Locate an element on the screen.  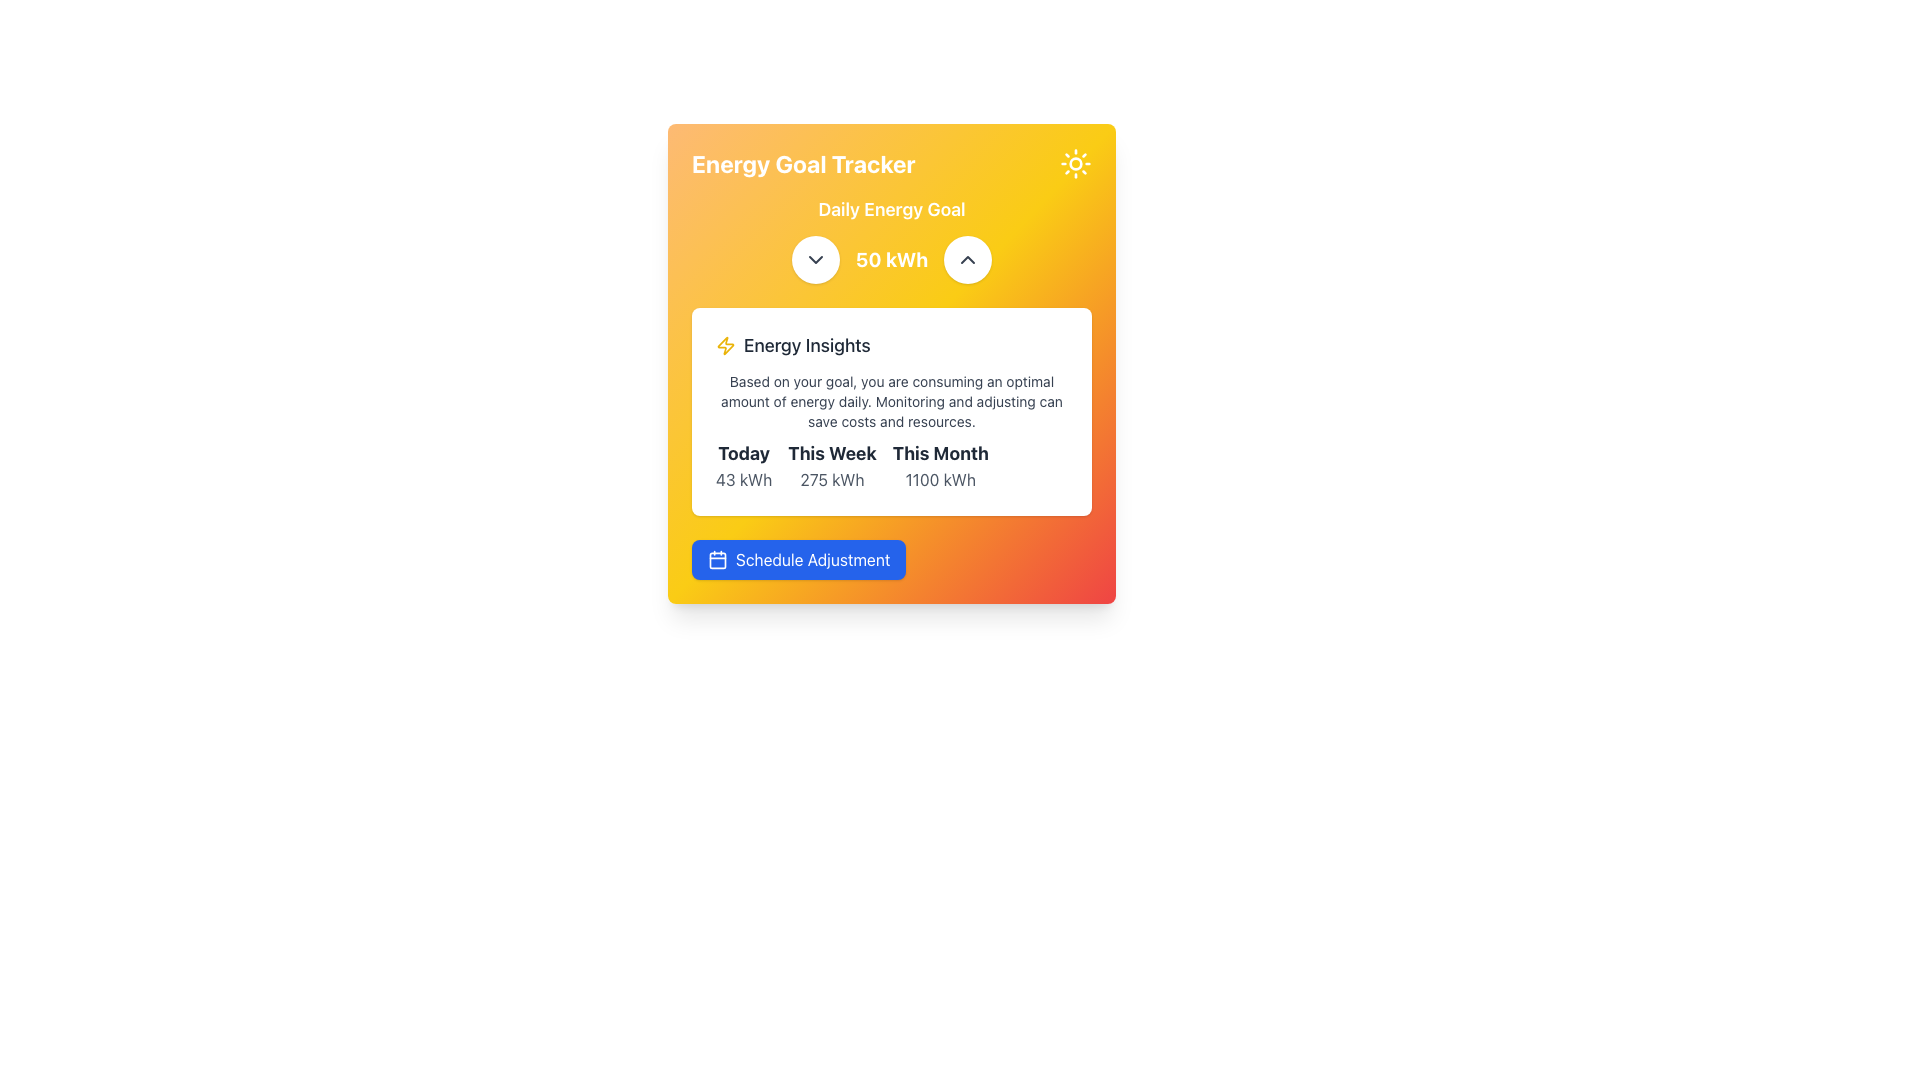
the Text display element that shows '50 kWh' in a bold white font against an orange background, which is centrally placed between two circular buttons is located at coordinates (891, 258).